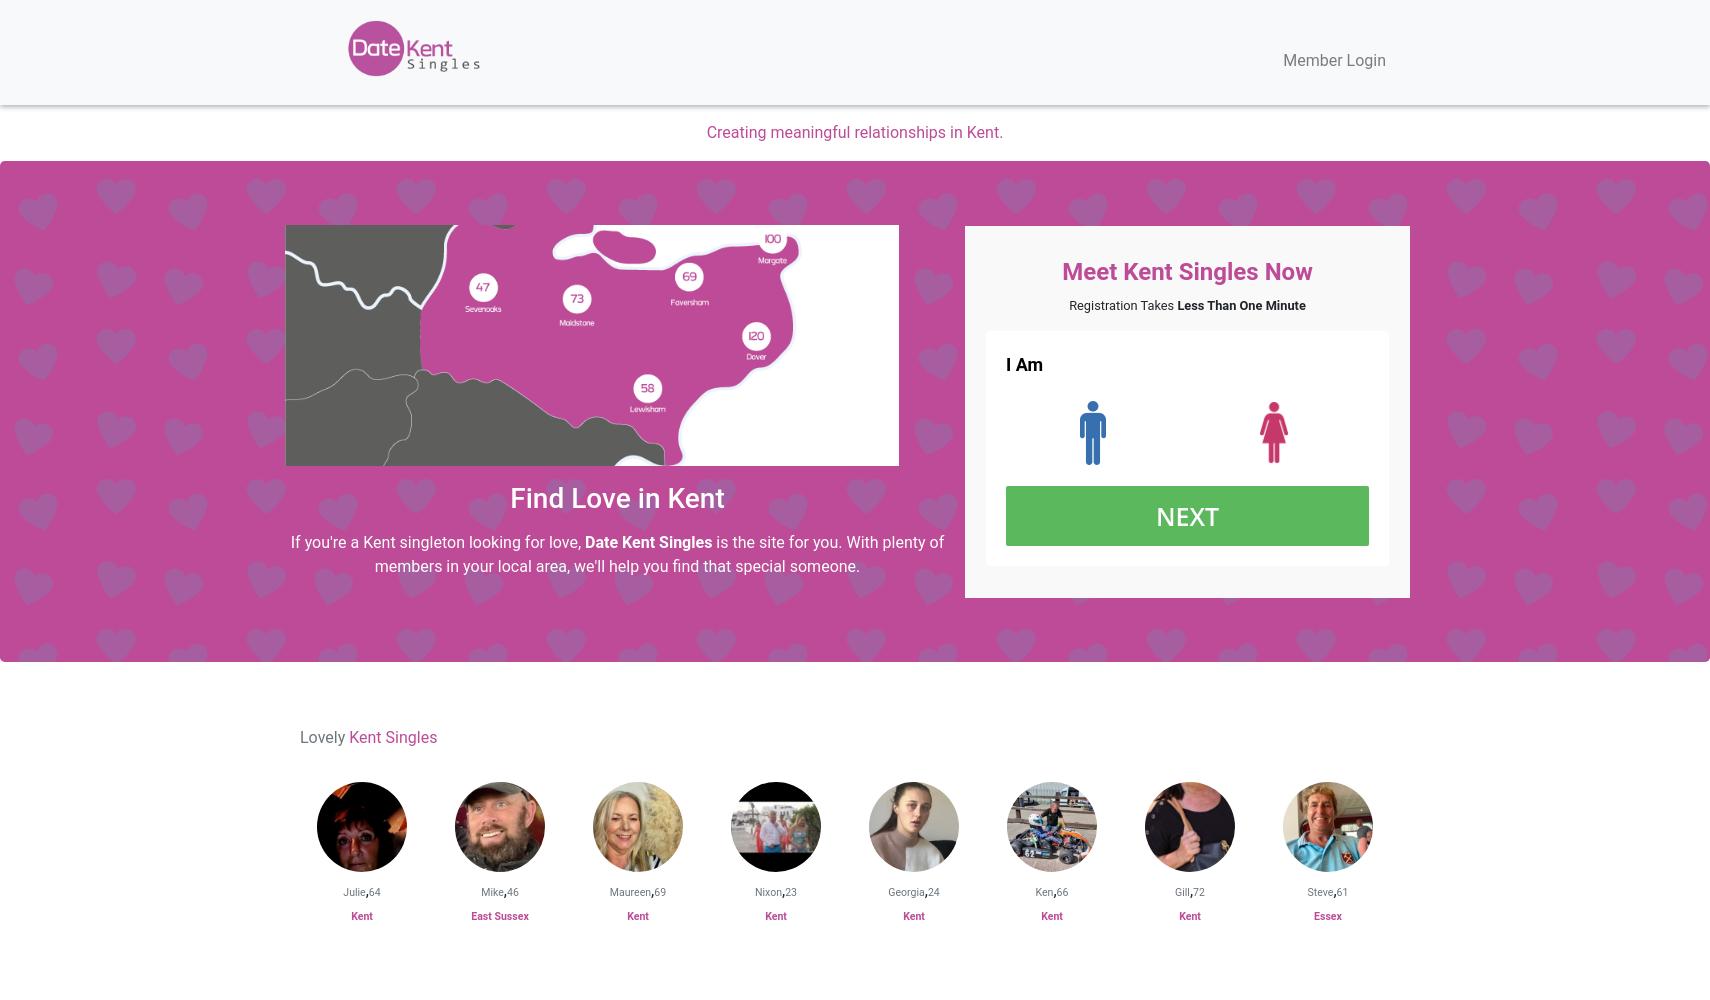 The height and width of the screenshot is (1000, 1710). Describe the element at coordinates (767, 892) in the screenshot. I see `'Nixon'` at that location.